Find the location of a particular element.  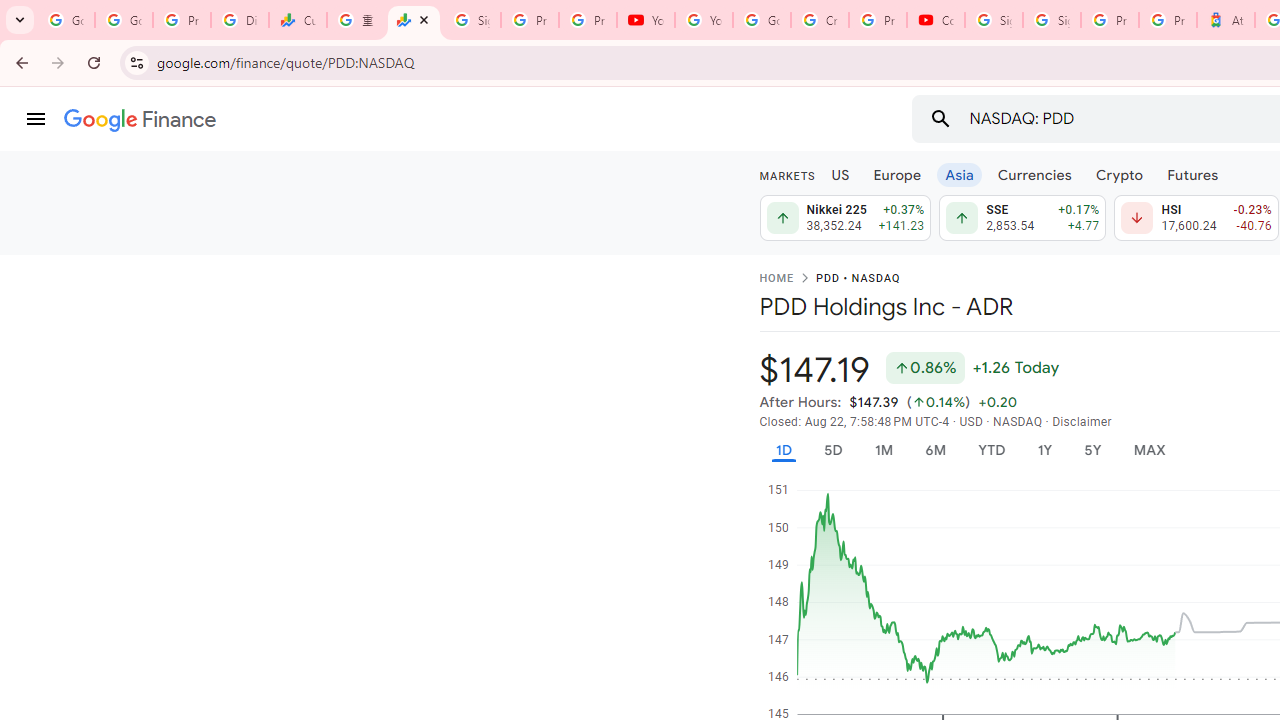

'PDD Holdings Inc - ADR (PDD) Price & News - Google Finance' is located at coordinates (413, 20).